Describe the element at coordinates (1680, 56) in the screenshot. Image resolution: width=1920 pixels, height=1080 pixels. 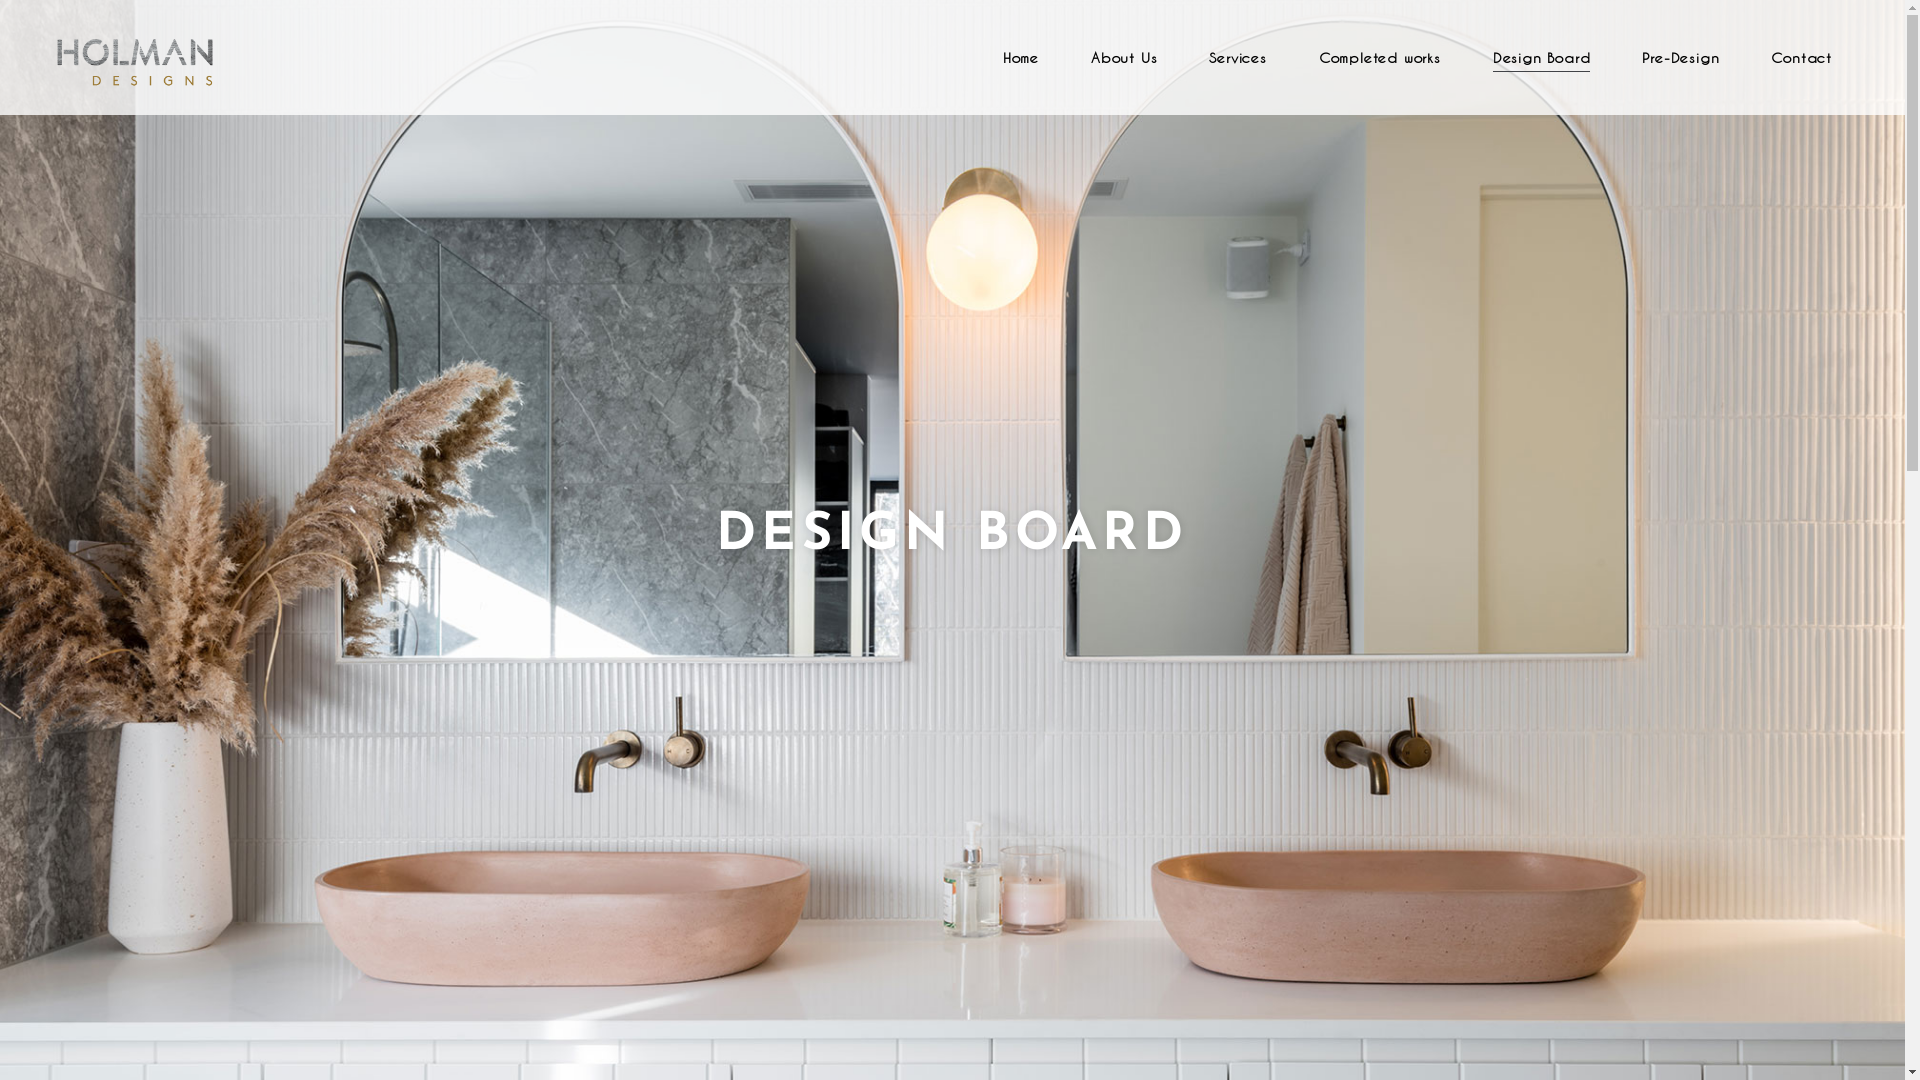
I see `'Pre-Design'` at that location.